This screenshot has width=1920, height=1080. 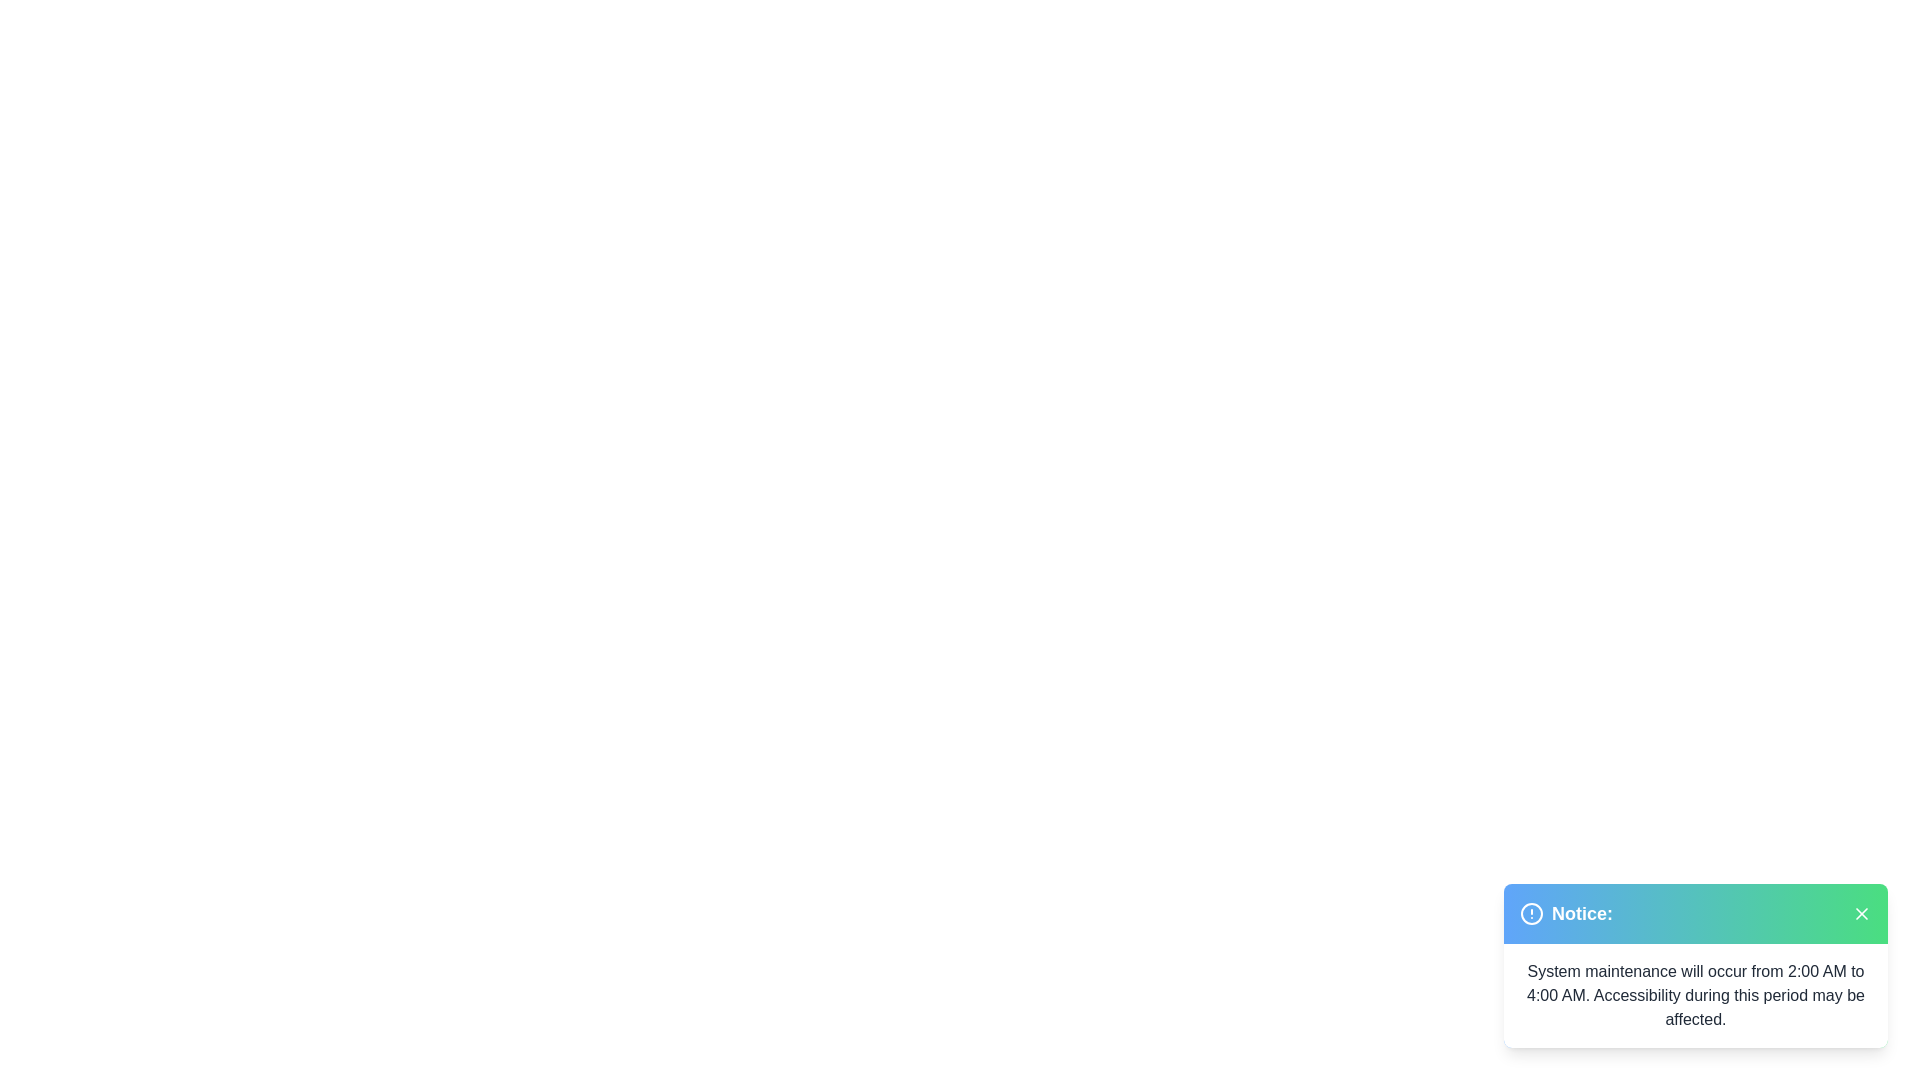 What do you see at coordinates (1861, 914) in the screenshot?
I see `the close button to dismiss the alert` at bounding box center [1861, 914].